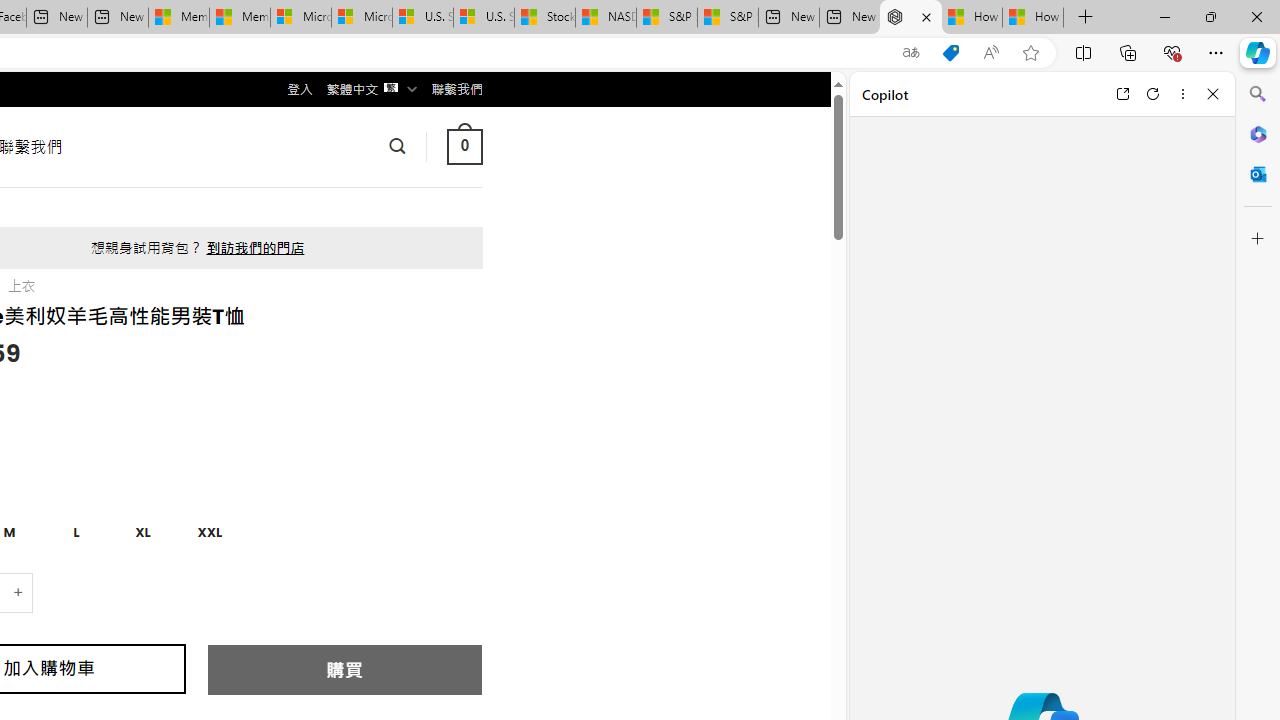 This screenshot has width=1280, height=720. Describe the element at coordinates (1257, 238) in the screenshot. I see `'Customize'` at that location.